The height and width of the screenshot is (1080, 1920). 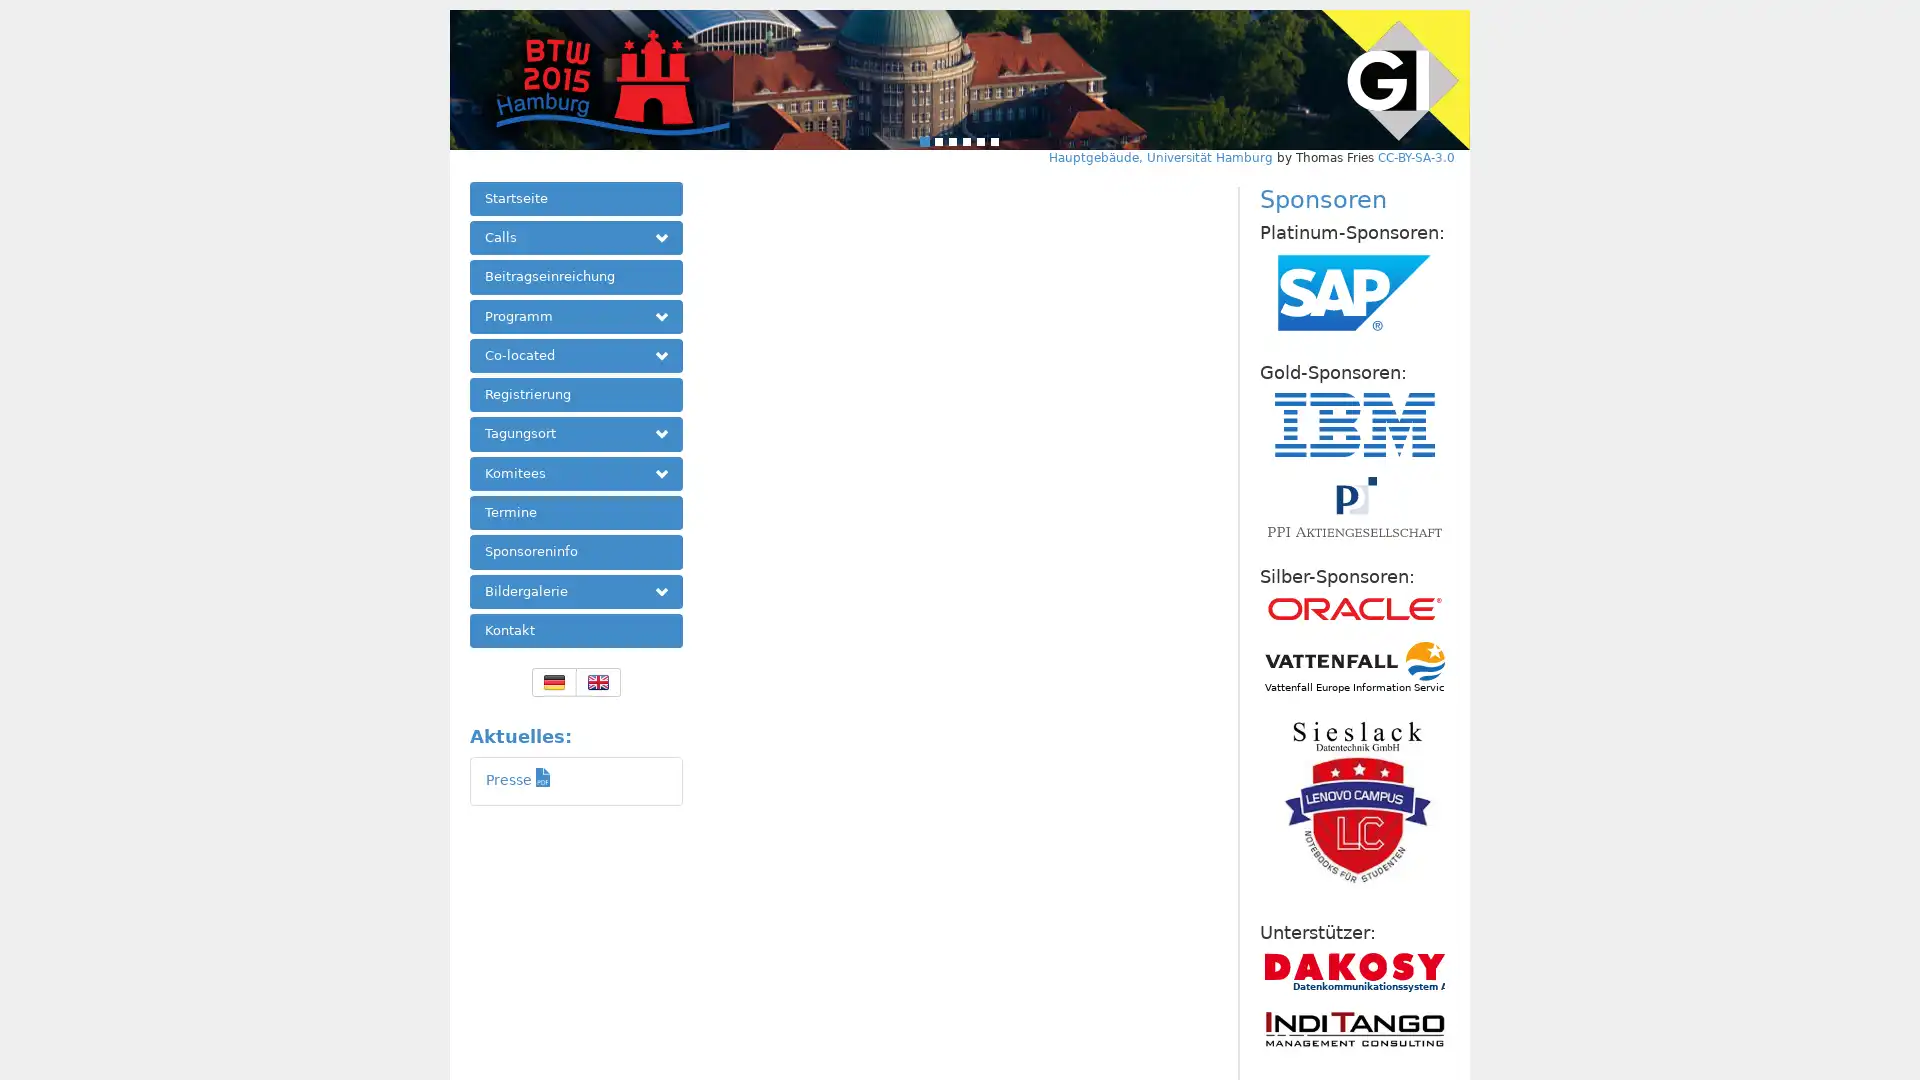 What do you see at coordinates (596, 681) in the screenshot?
I see `Englisch` at bounding box center [596, 681].